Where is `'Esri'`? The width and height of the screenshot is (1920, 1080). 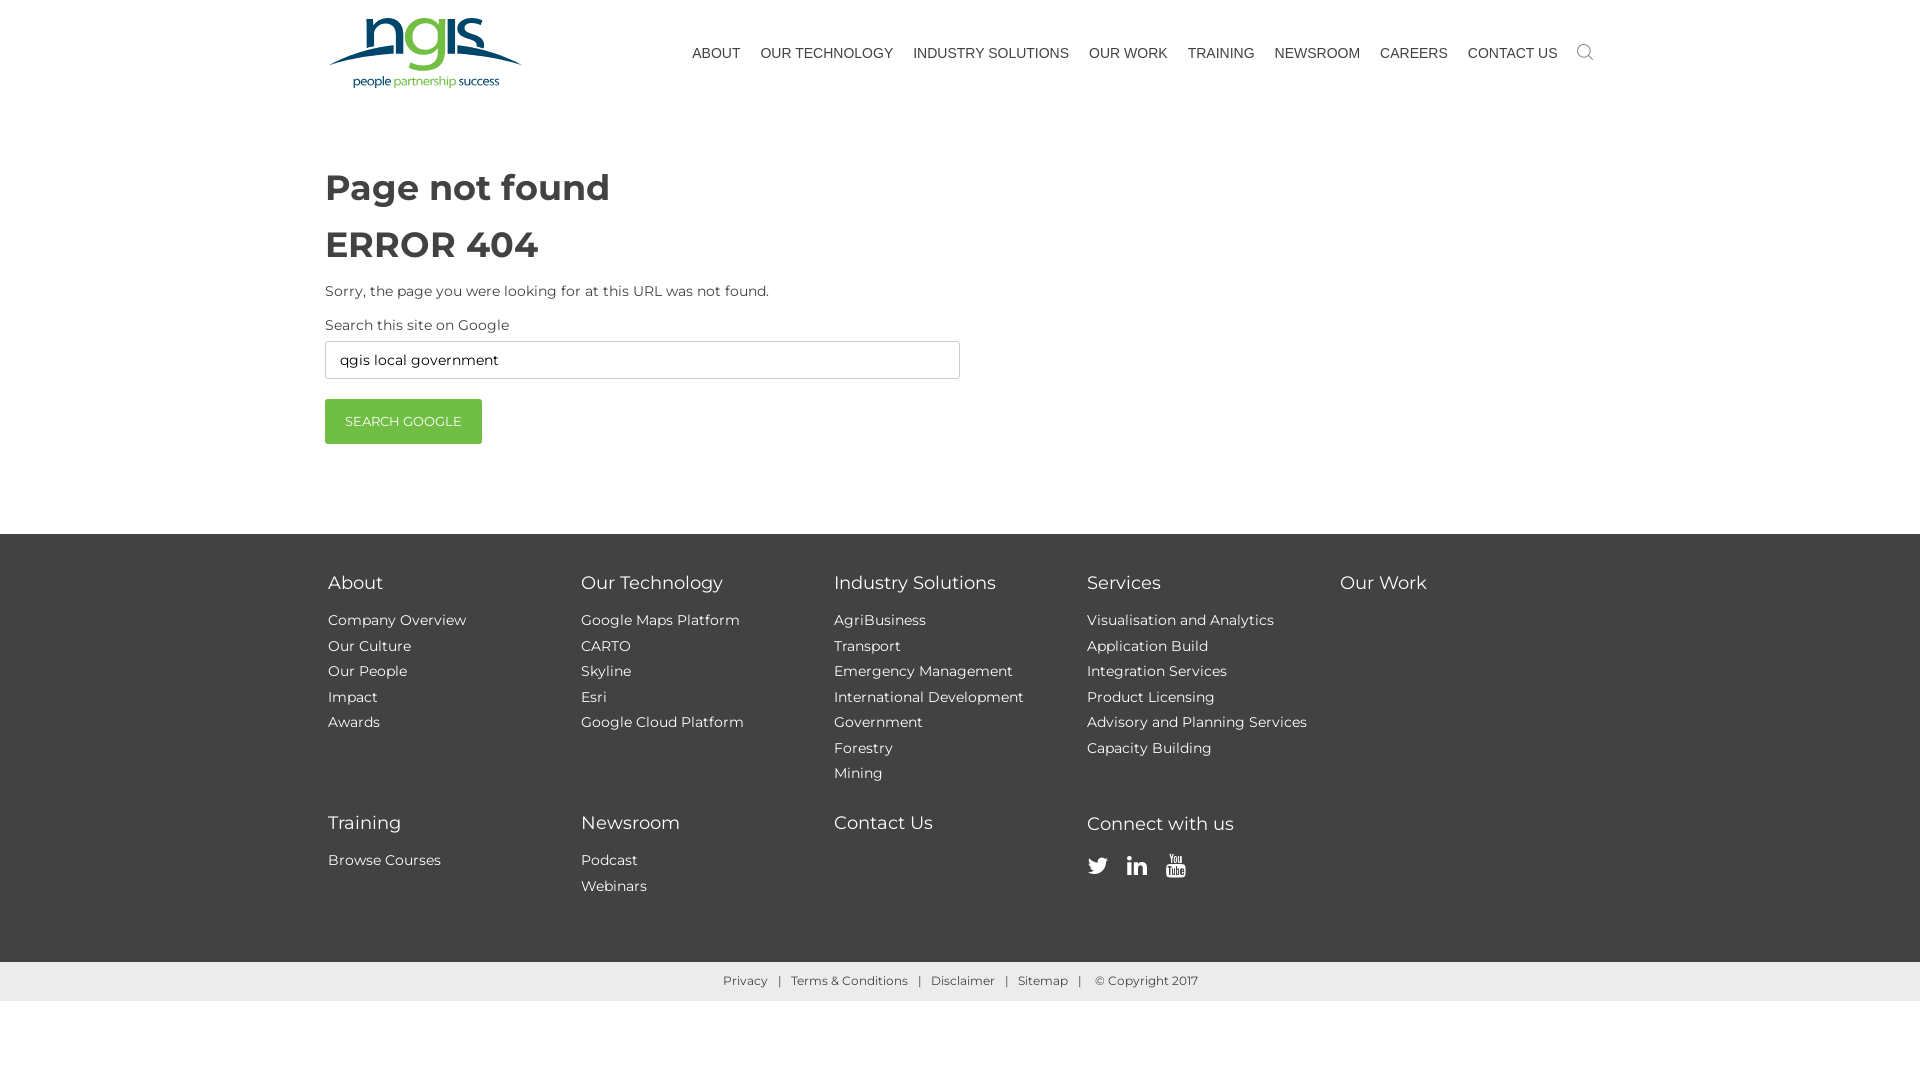 'Esri' is located at coordinates (592, 696).